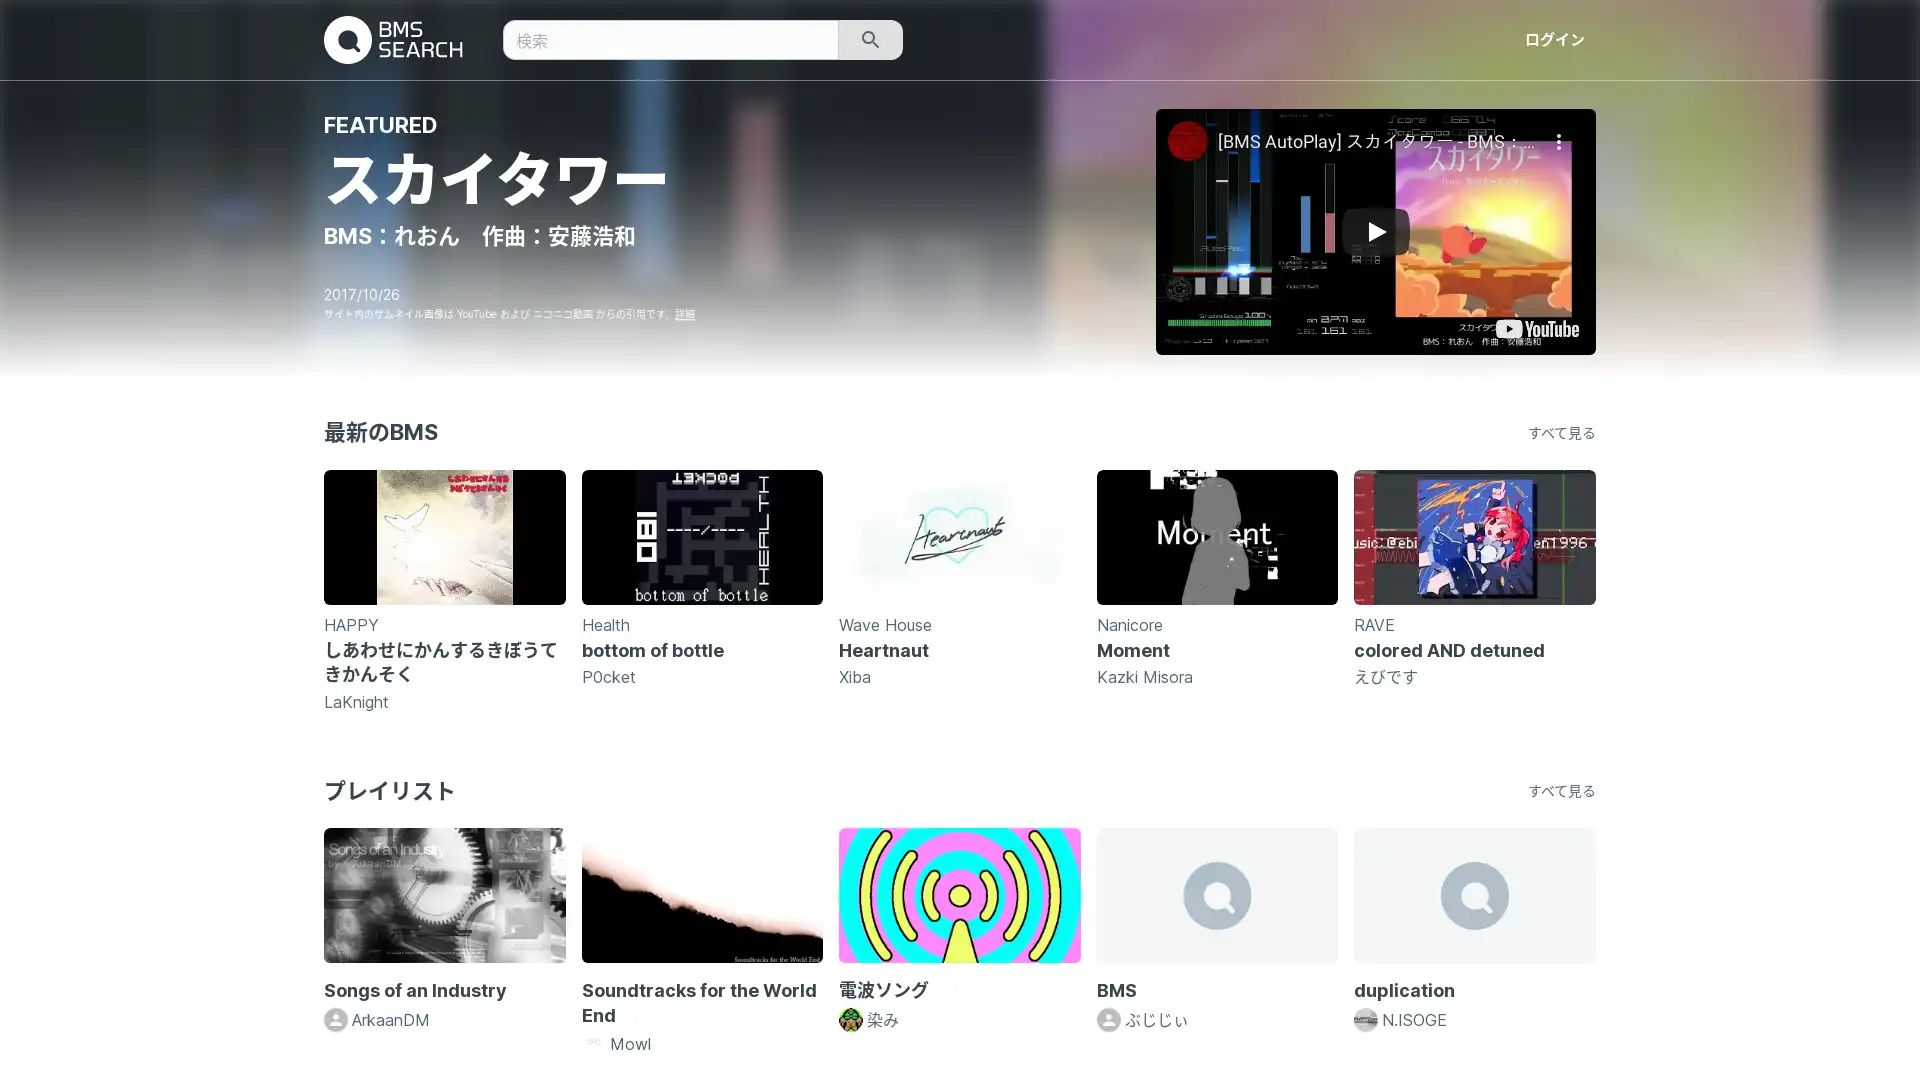 The image size is (1920, 1080). What do you see at coordinates (443, 929) in the screenshot?
I see `Songs of an Industry ArkaanDM` at bounding box center [443, 929].